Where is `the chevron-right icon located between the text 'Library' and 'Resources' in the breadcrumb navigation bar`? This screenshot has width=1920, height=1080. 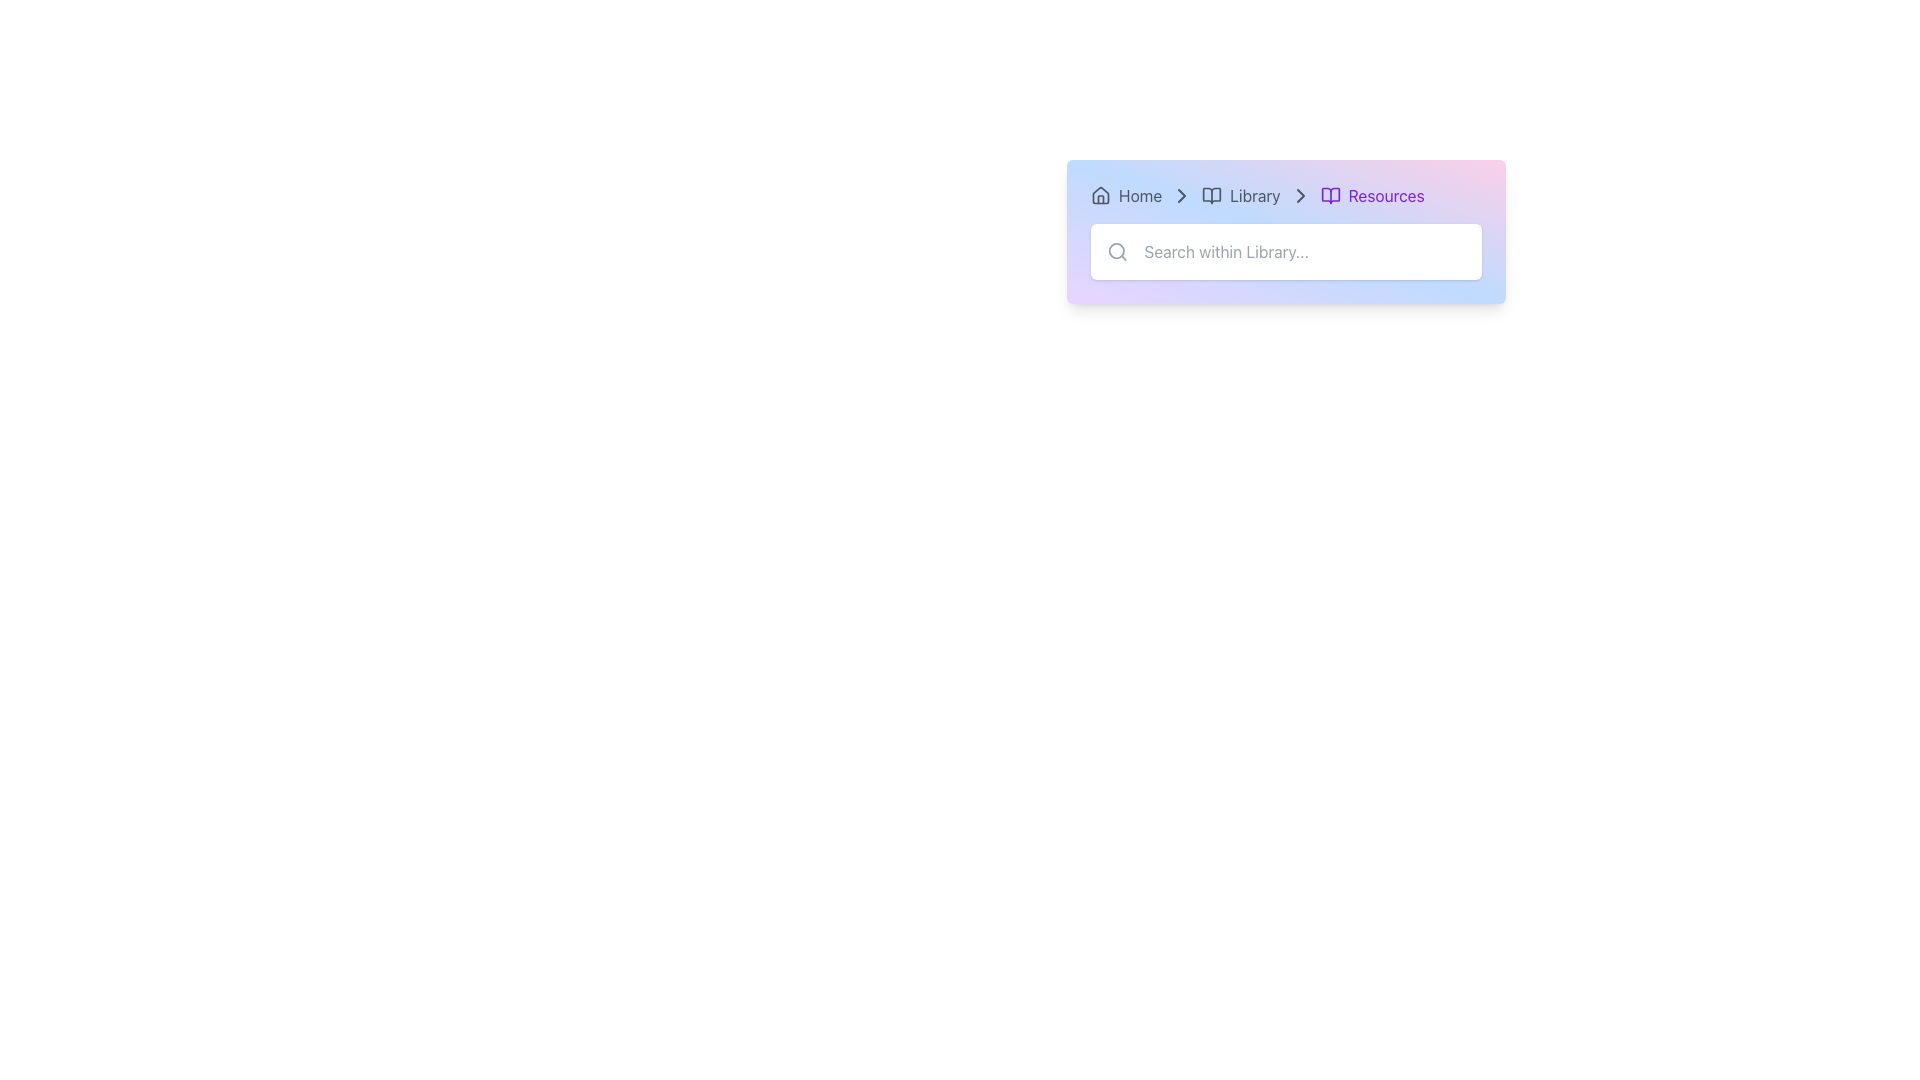 the chevron-right icon located between the text 'Library' and 'Resources' in the breadcrumb navigation bar is located at coordinates (1300, 196).